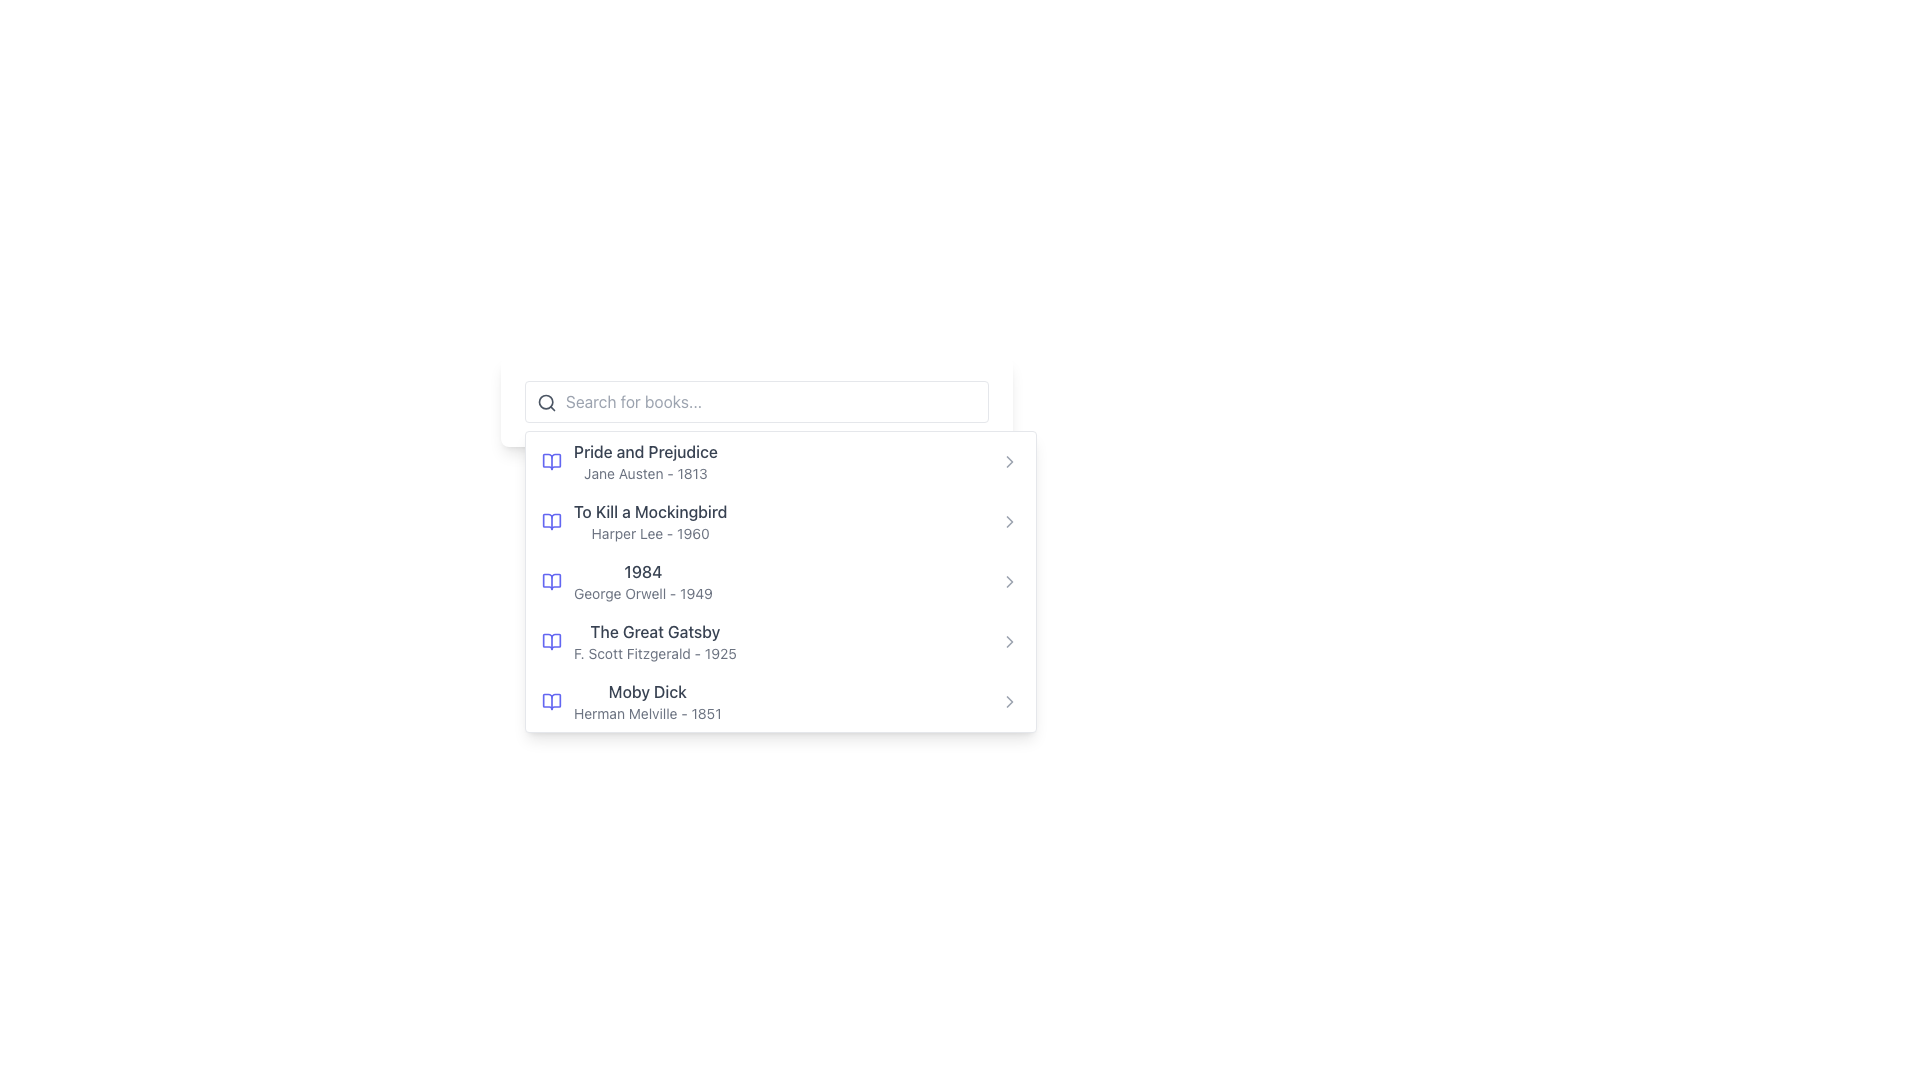 The height and width of the screenshot is (1080, 1920). Describe the element at coordinates (645, 462) in the screenshot. I see `the list item displaying 'Pride and Prejudice' by Jane Austen` at that location.